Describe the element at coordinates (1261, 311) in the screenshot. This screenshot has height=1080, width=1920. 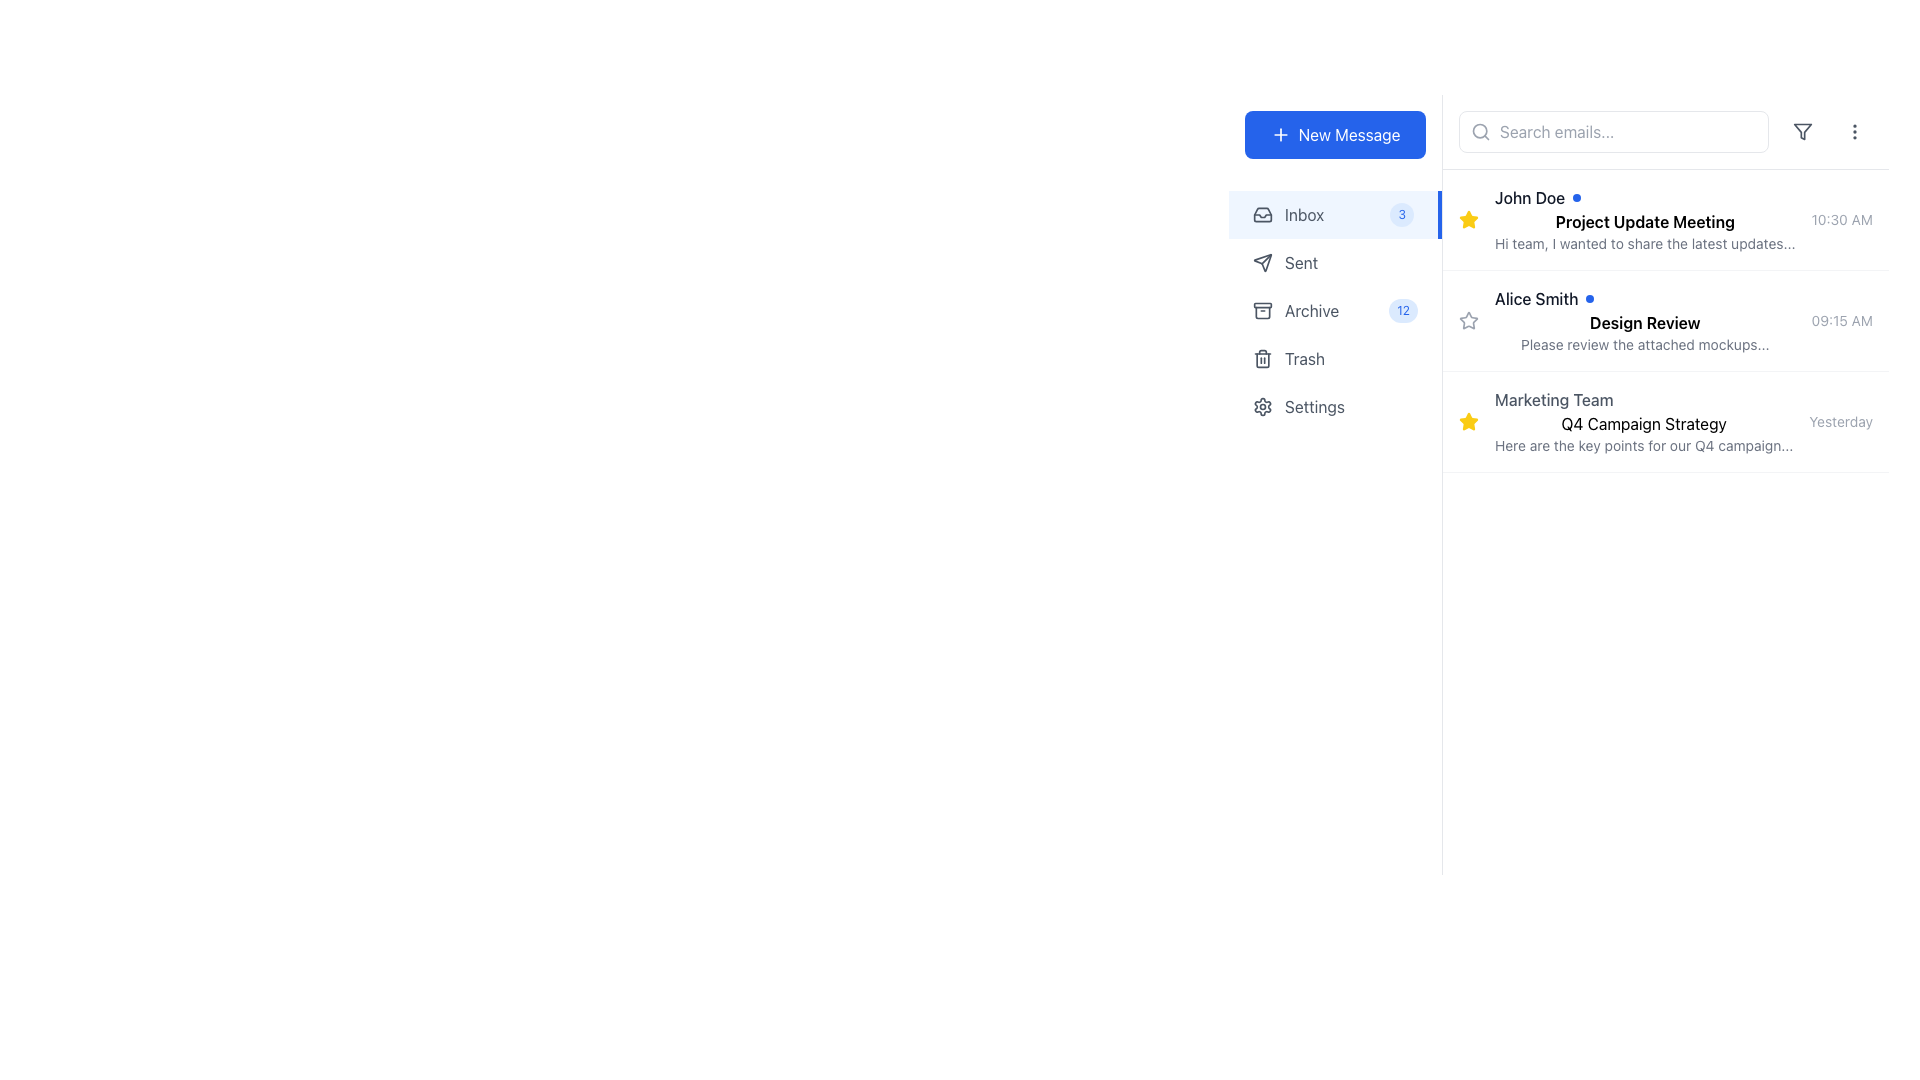
I see `the compact archive box icon located on the left sidebar, positioned directly to the left of the 'Archive' label and above the numeric label '12'` at that location.